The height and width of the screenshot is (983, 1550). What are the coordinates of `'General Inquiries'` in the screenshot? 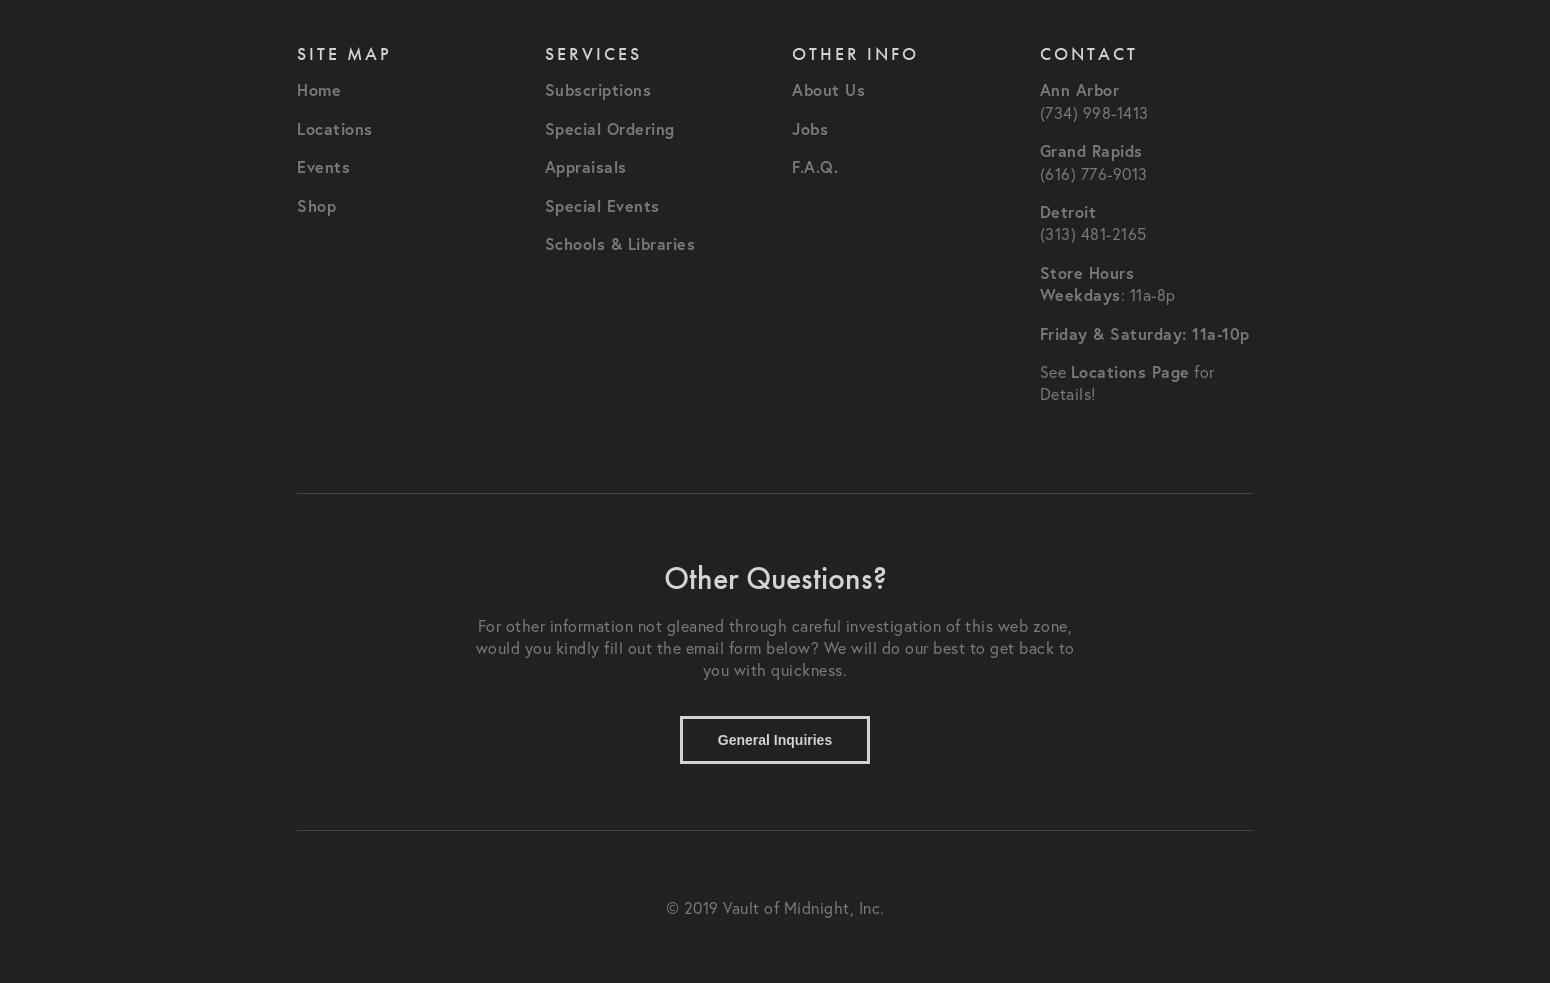 It's located at (774, 738).